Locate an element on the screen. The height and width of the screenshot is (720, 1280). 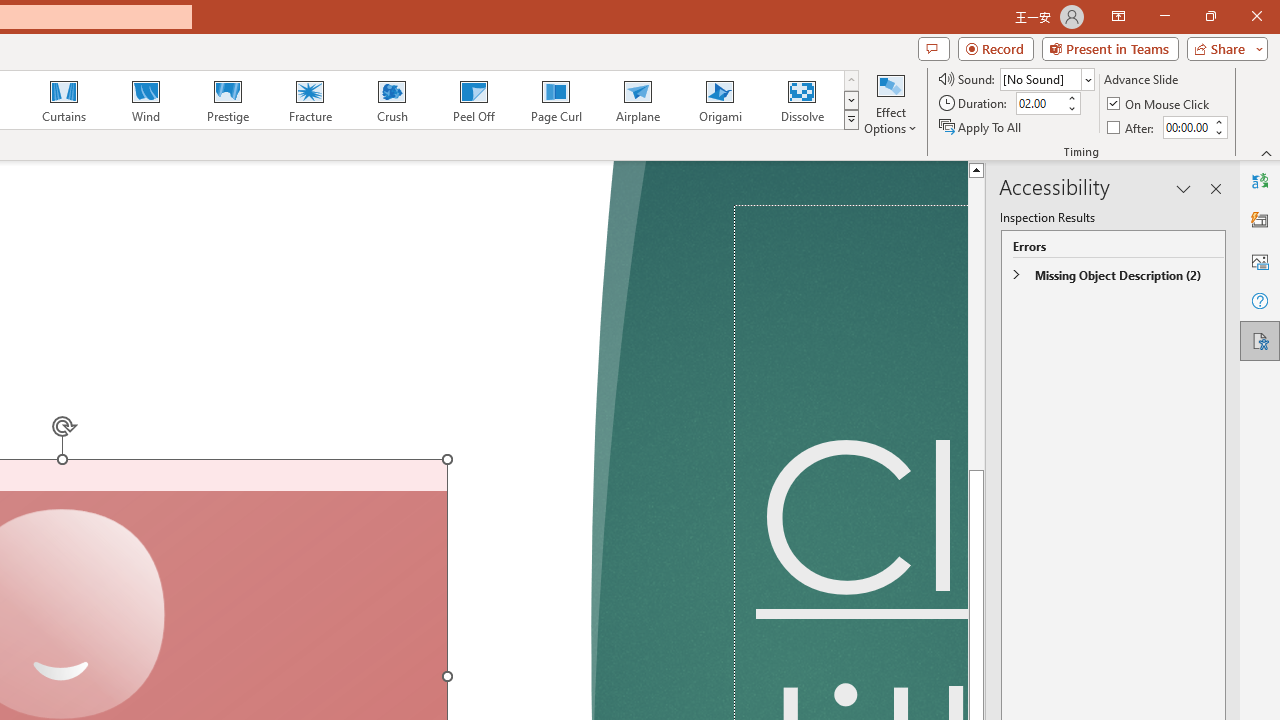
'On Mouse Click' is located at coordinates (1159, 103).